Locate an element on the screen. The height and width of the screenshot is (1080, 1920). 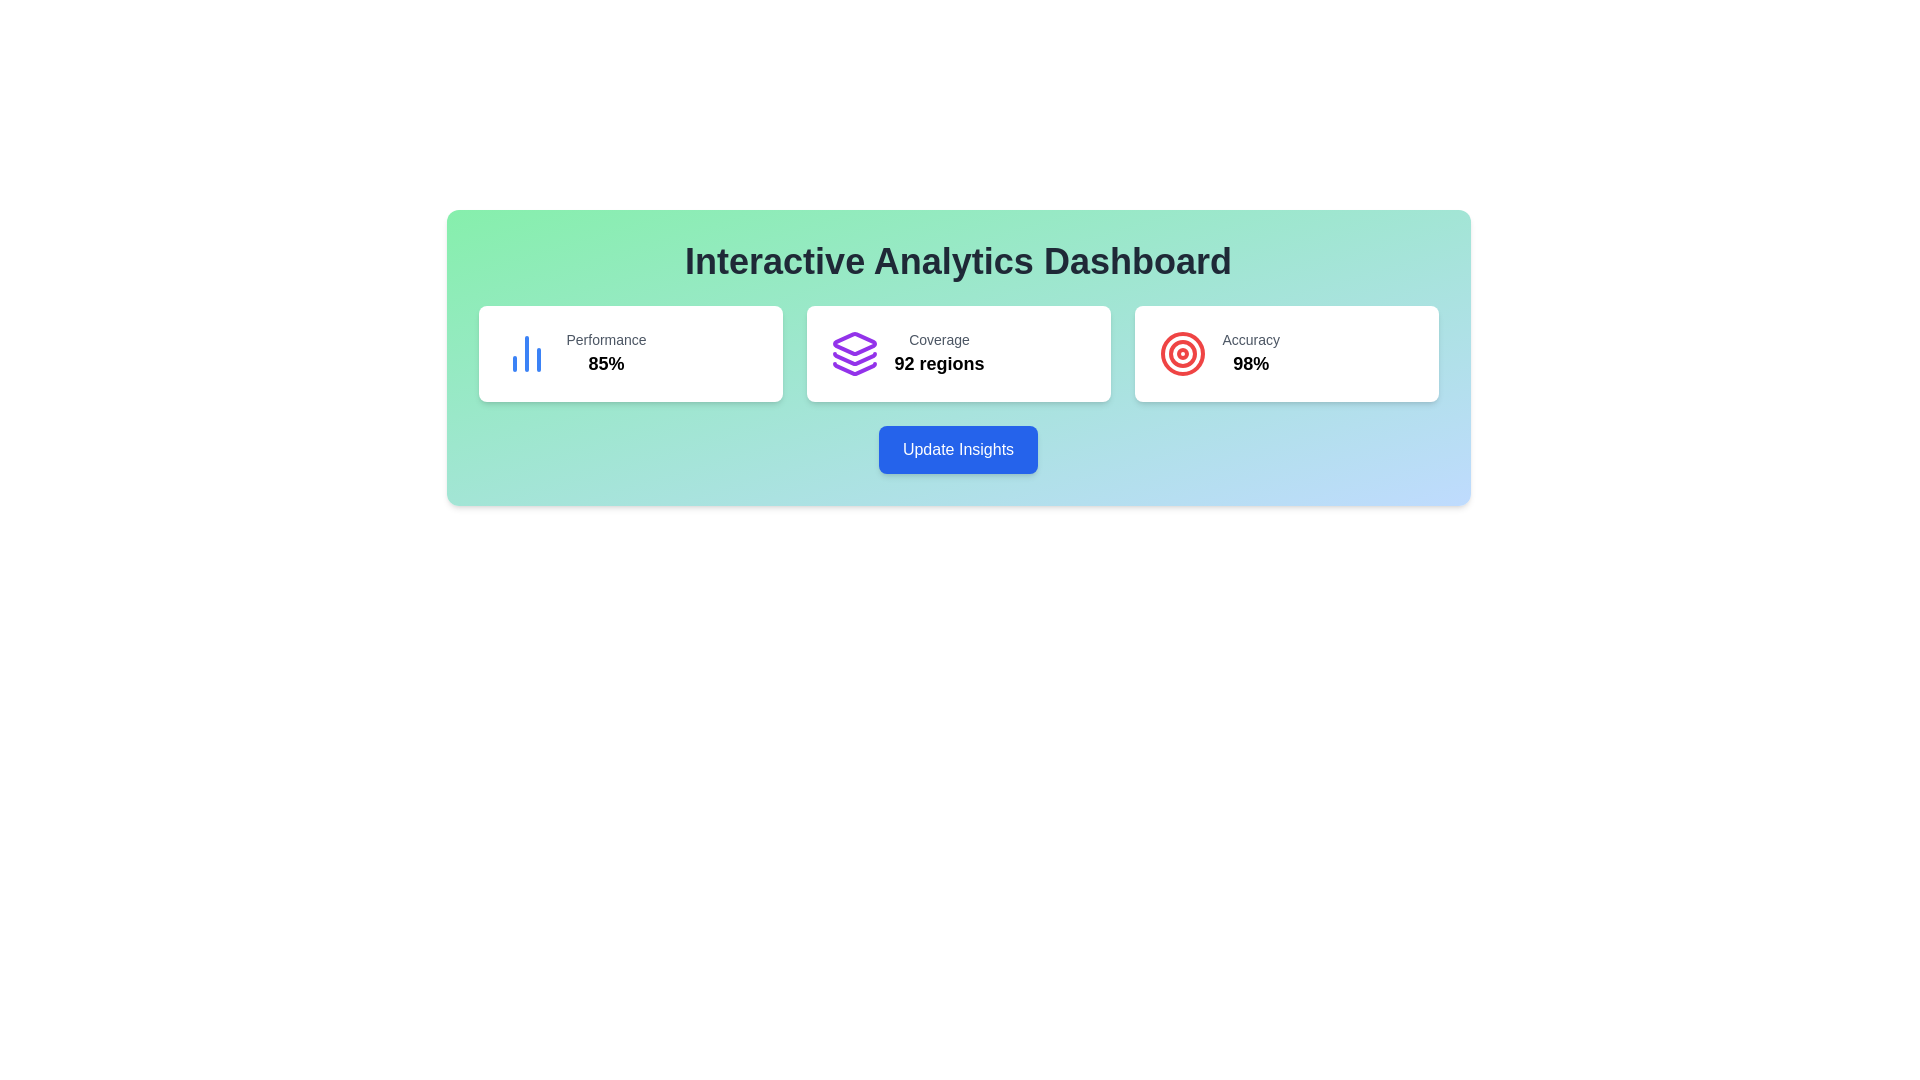
the prominent text label displaying '92 regions', which is located in the central card of a three-part layout, below the smaller text 'Coverage' is located at coordinates (938, 363).